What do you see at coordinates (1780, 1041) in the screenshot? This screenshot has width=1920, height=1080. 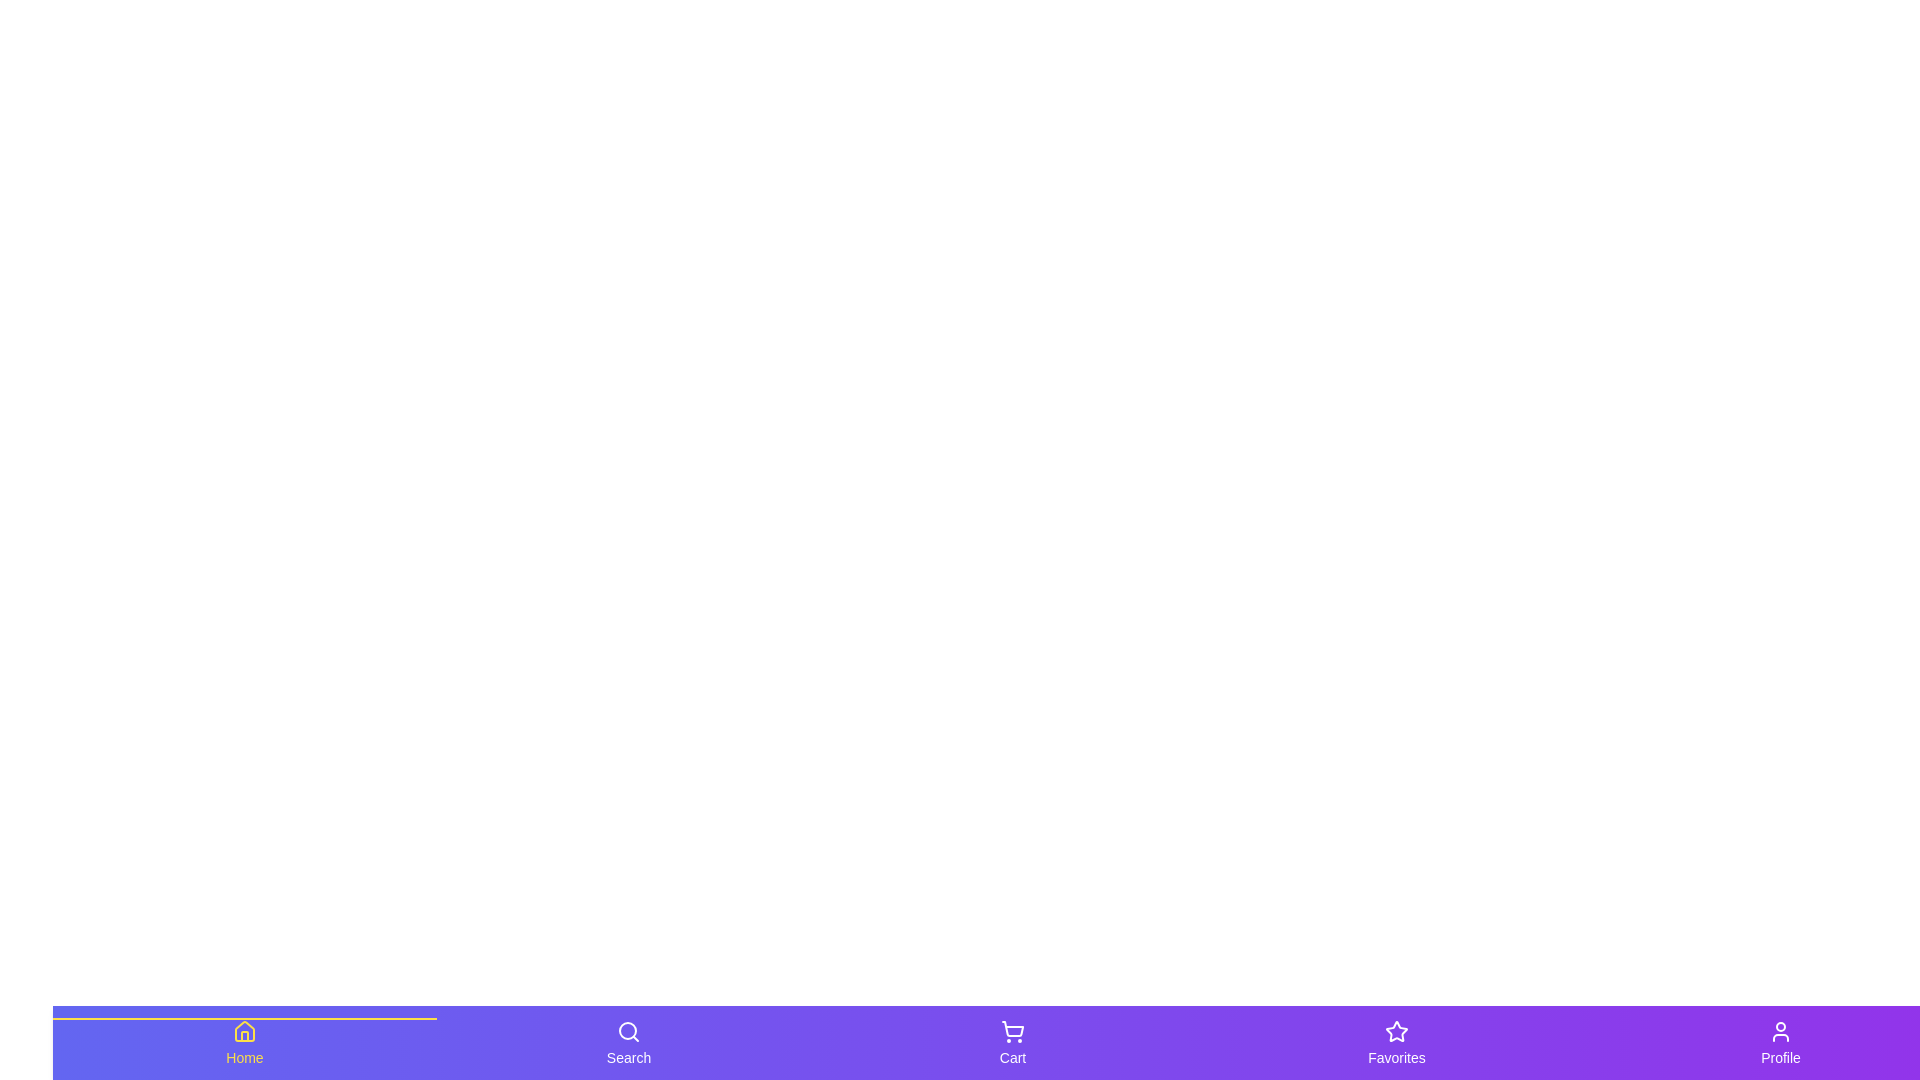 I see `the tab labeled Profile` at bounding box center [1780, 1041].